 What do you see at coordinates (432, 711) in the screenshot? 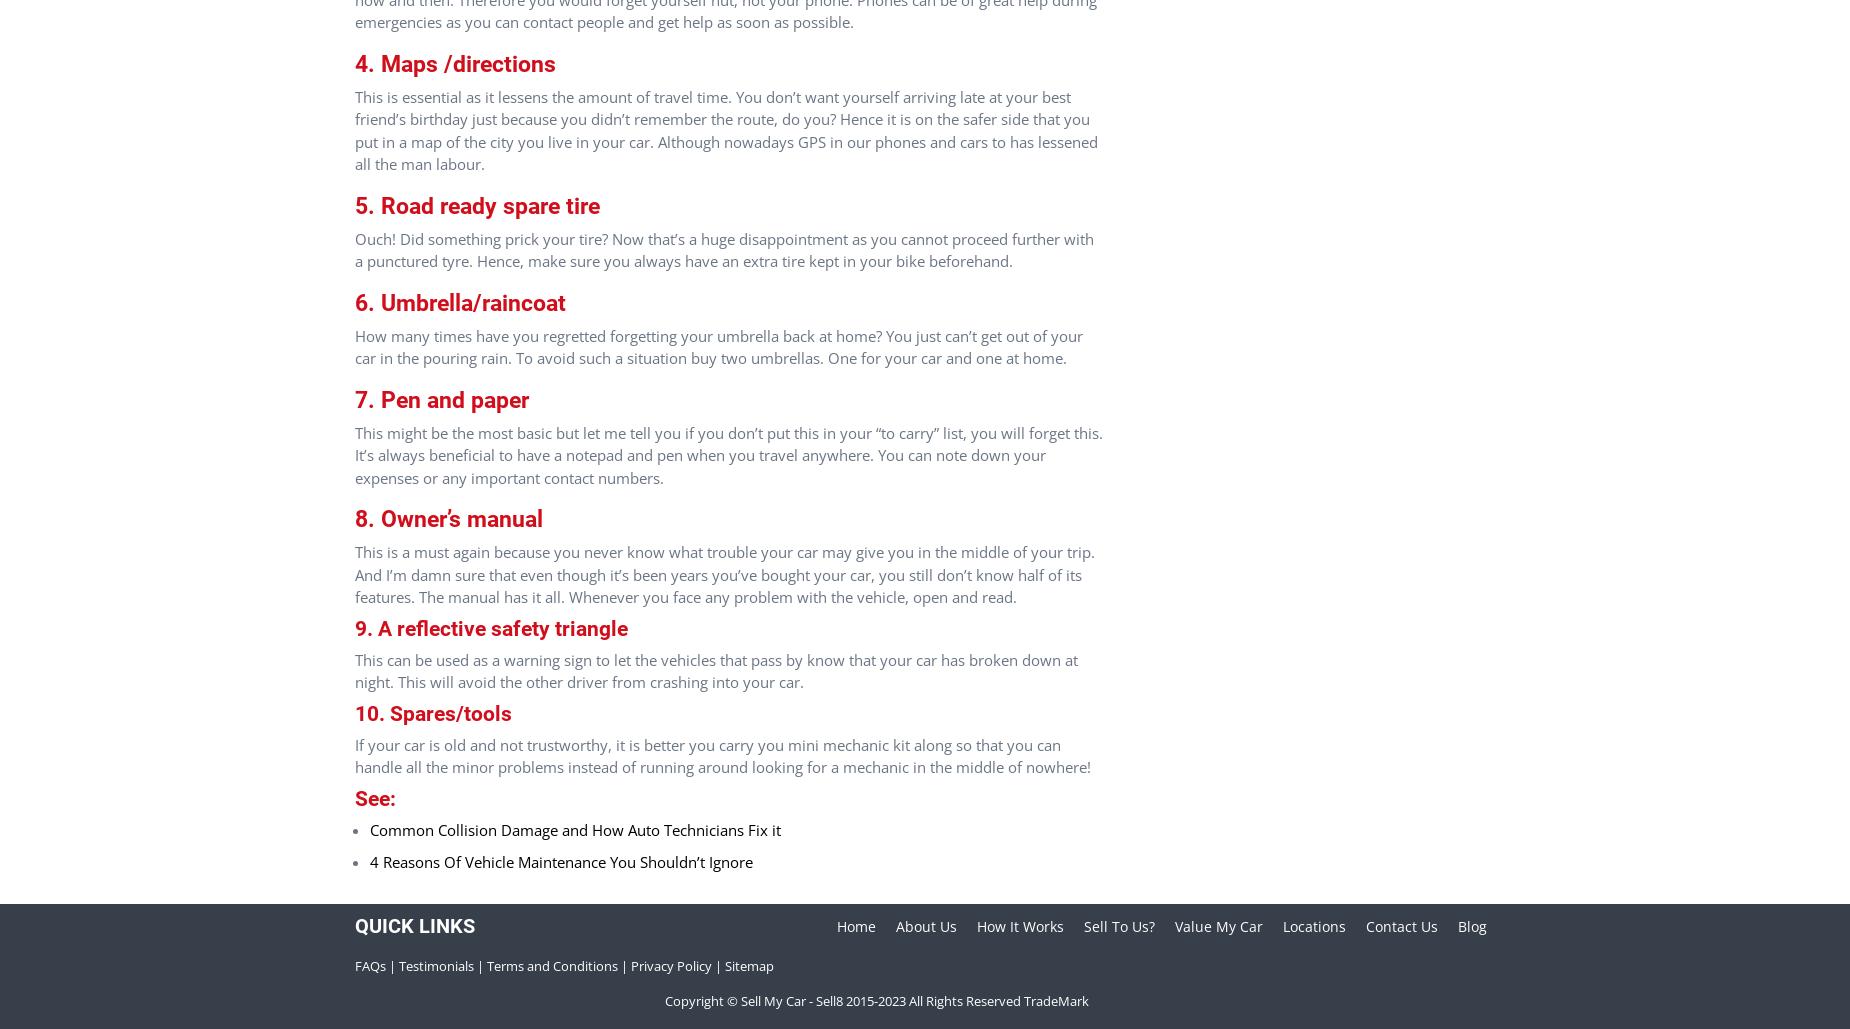
I see `'10. Spares/tools'` at bounding box center [432, 711].